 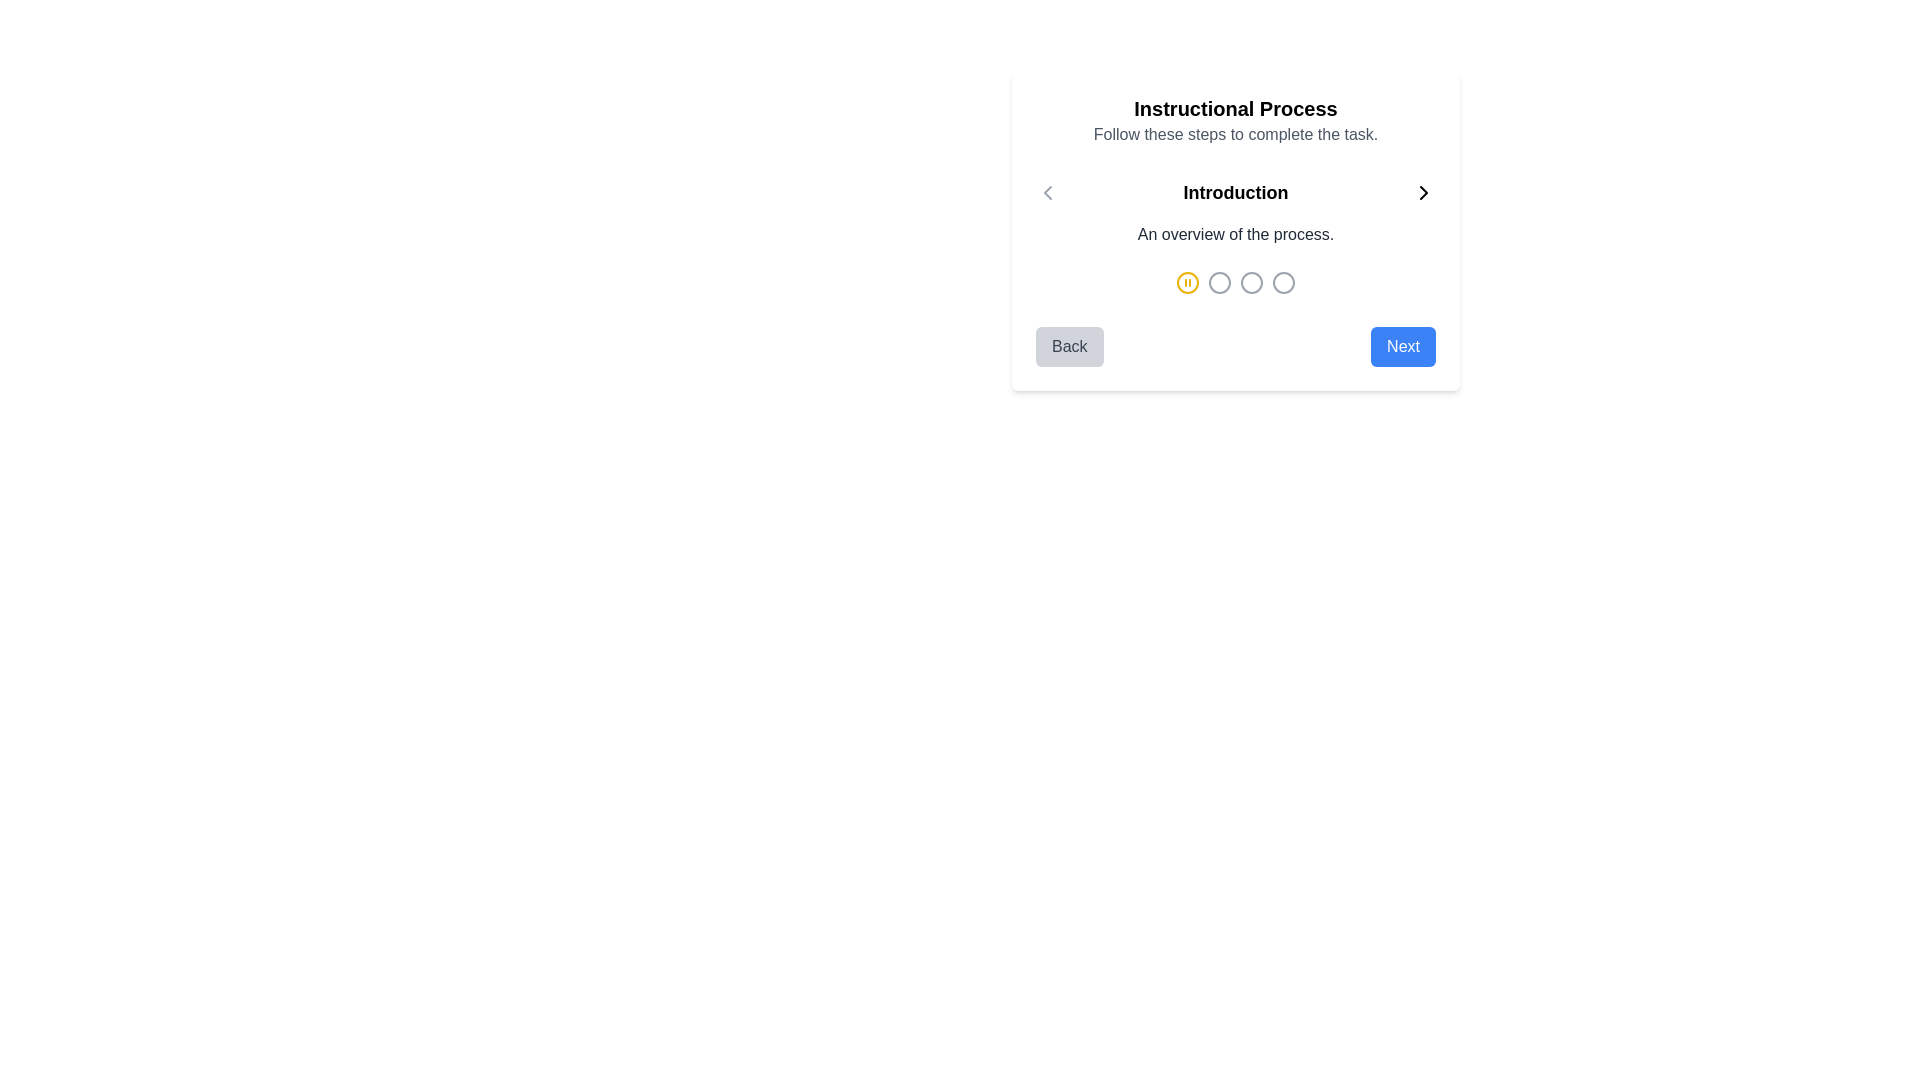 What do you see at coordinates (1235, 192) in the screenshot?
I see `the 'Introduction' text label, which is a prominently displayed bold text block centered in the navigation control bar, flanked by left and right navigation icons` at bounding box center [1235, 192].